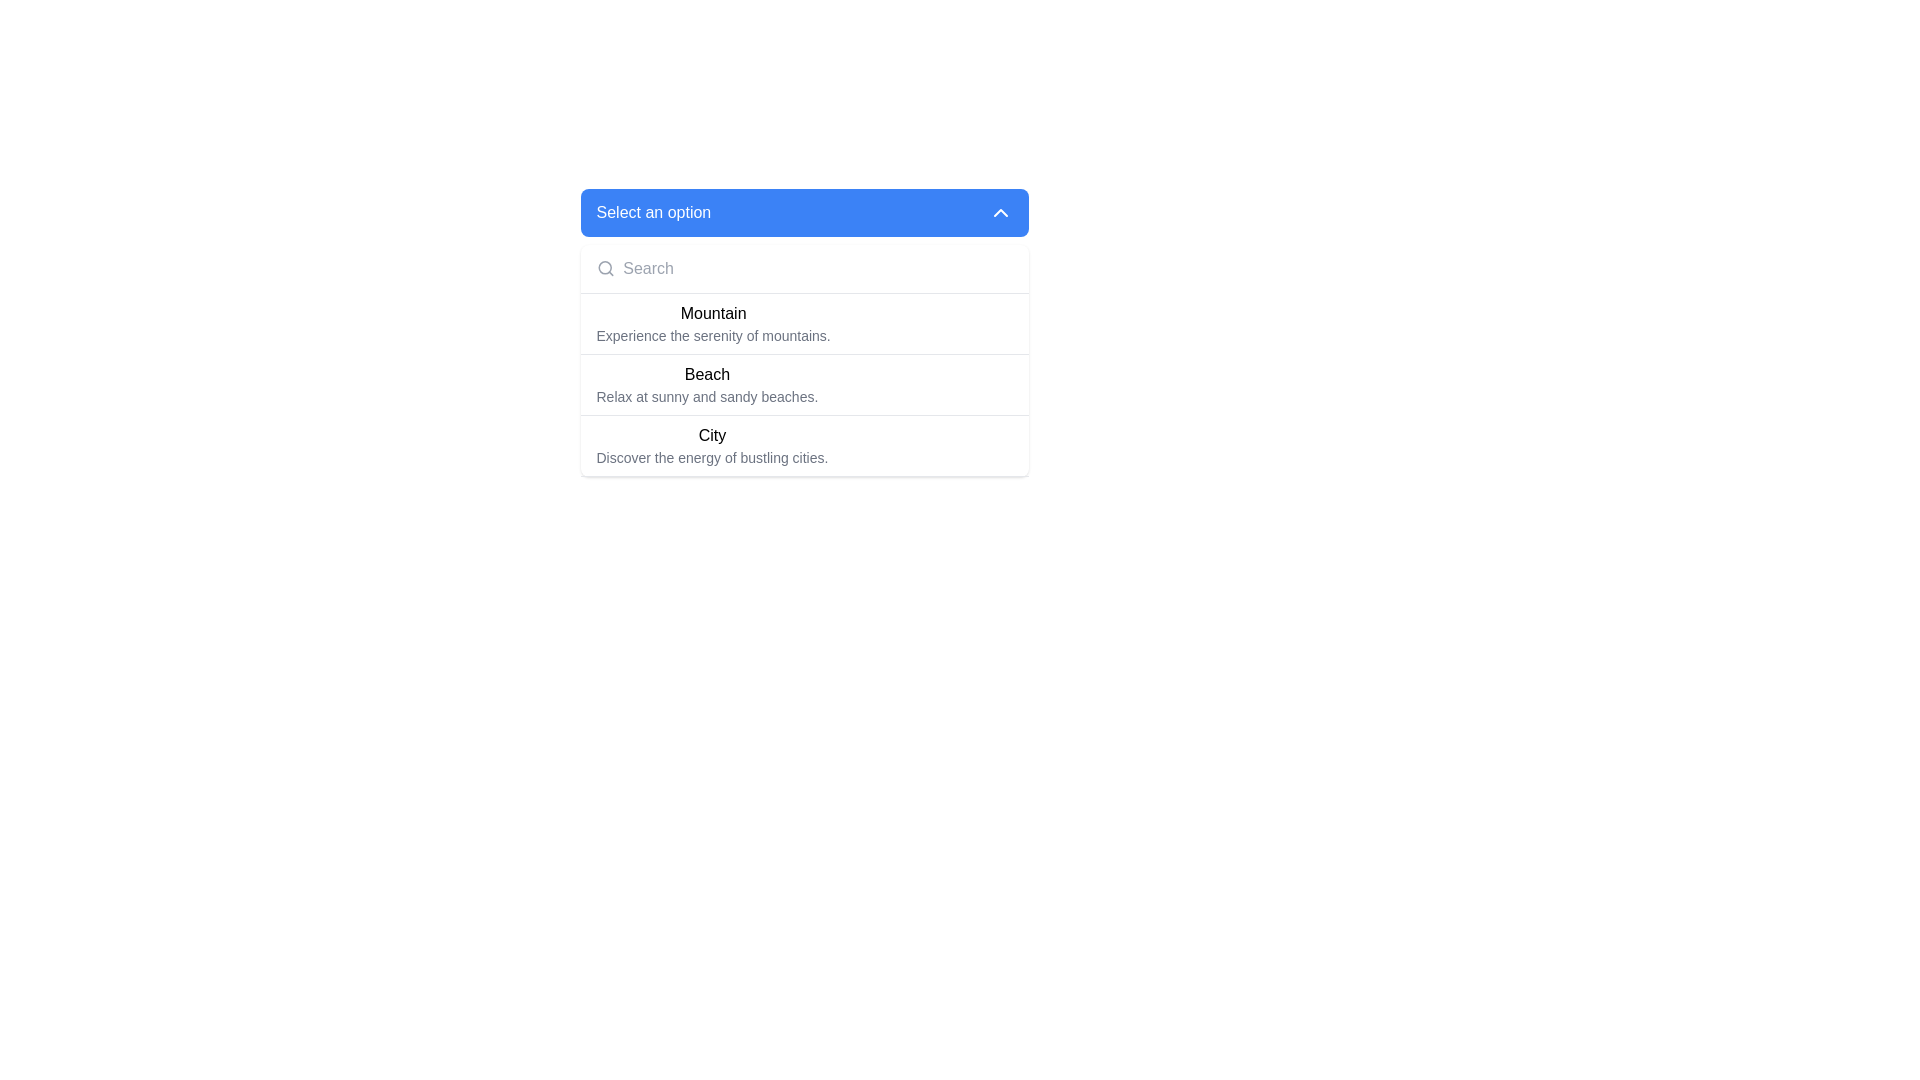  Describe the element at coordinates (712, 434) in the screenshot. I see `the bold text label reading 'City' located in the dropdown menu under the 'Select an option' header, which is the third item in the list` at that location.